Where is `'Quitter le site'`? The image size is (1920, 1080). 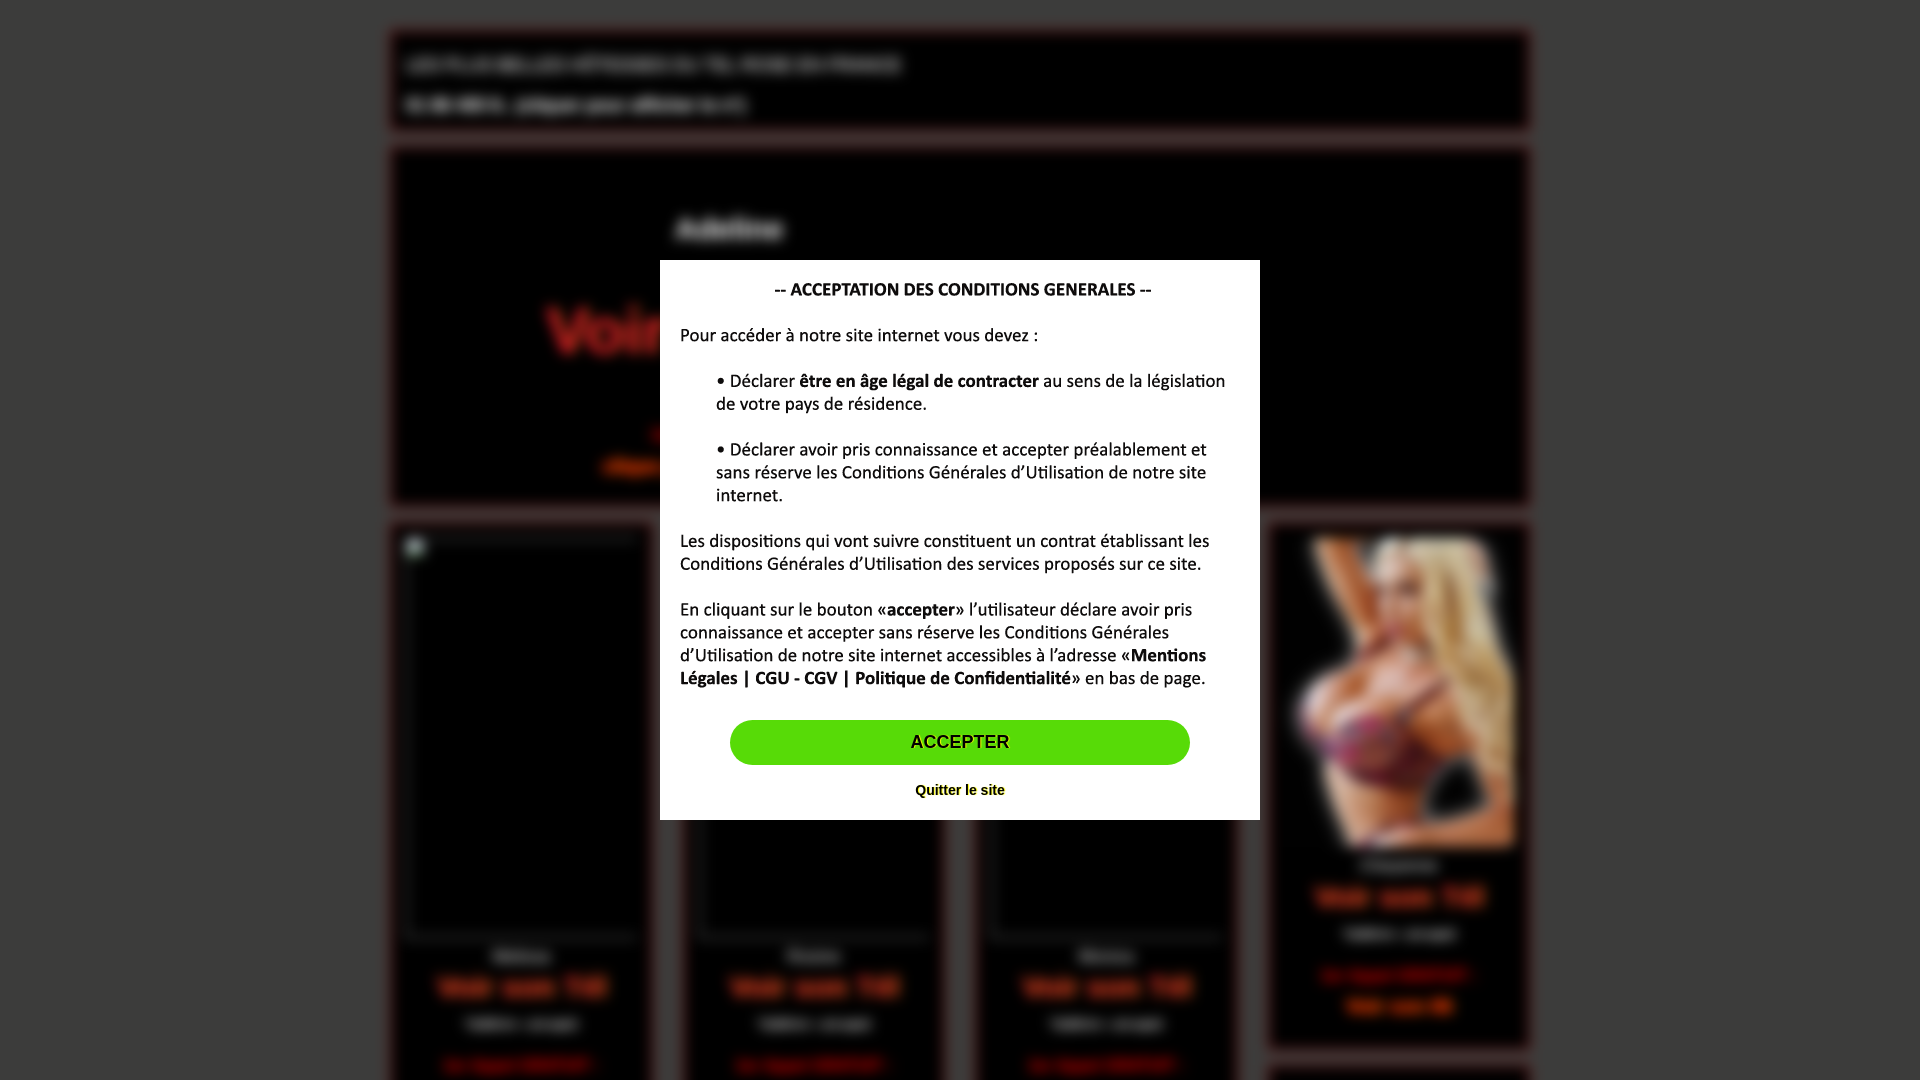 'Quitter le site' is located at coordinates (958, 789).